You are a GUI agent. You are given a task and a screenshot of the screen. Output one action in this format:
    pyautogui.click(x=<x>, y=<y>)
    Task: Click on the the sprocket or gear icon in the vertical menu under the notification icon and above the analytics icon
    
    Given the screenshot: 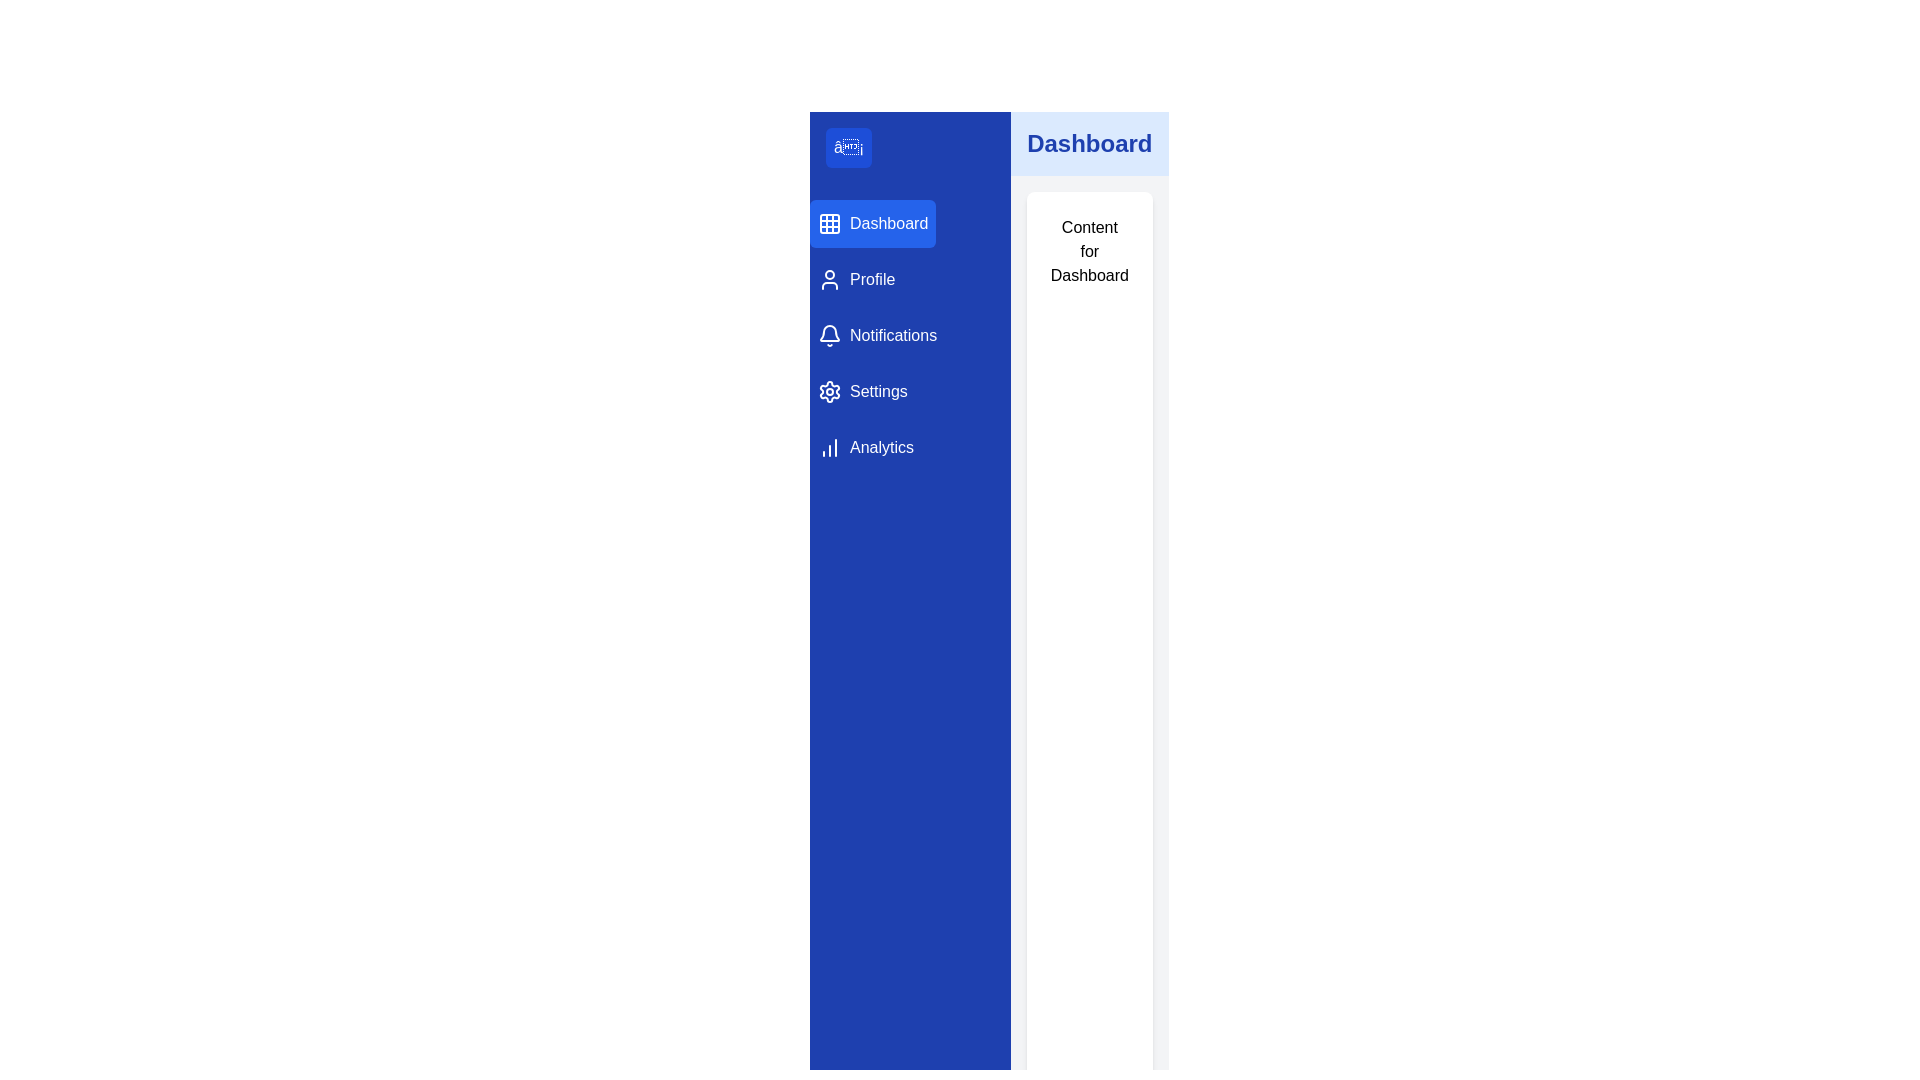 What is the action you would take?
    pyautogui.click(x=830, y=392)
    